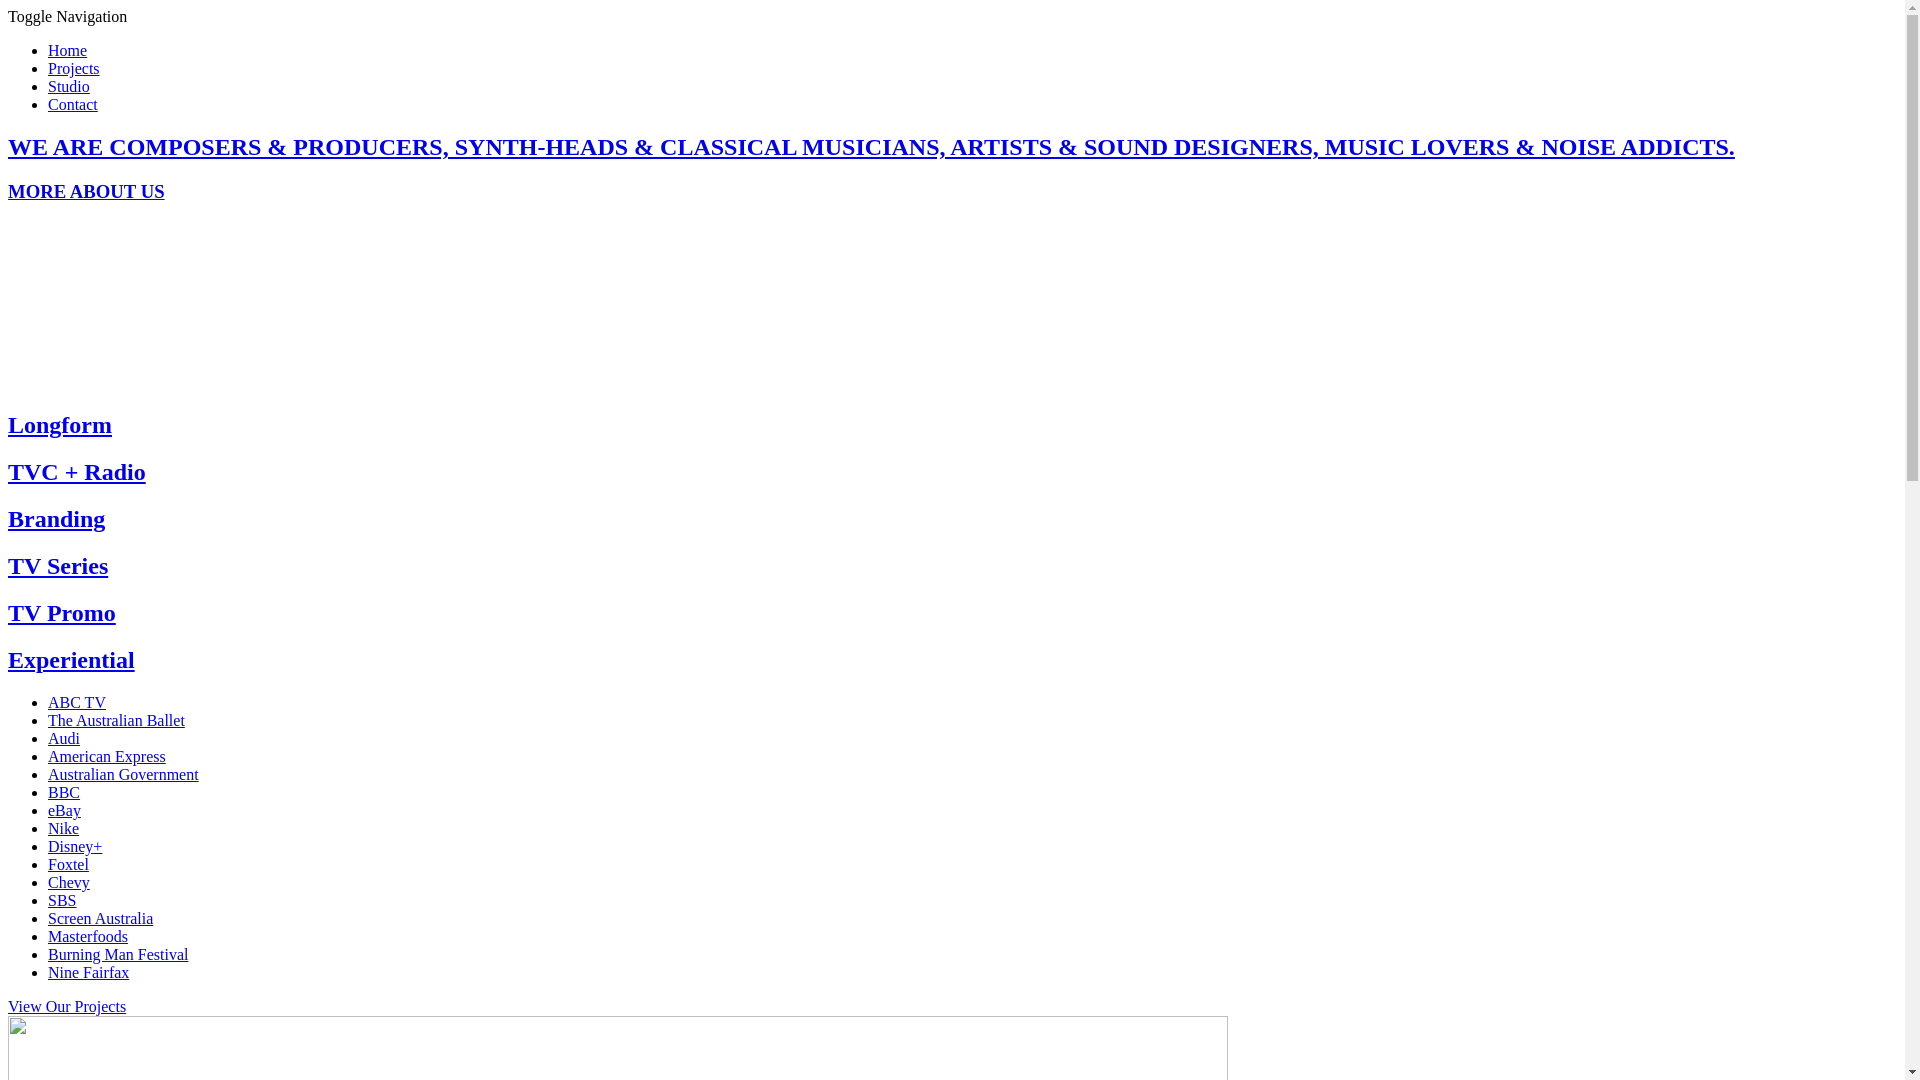 The image size is (1920, 1080). I want to click on 'Longform', so click(59, 423).